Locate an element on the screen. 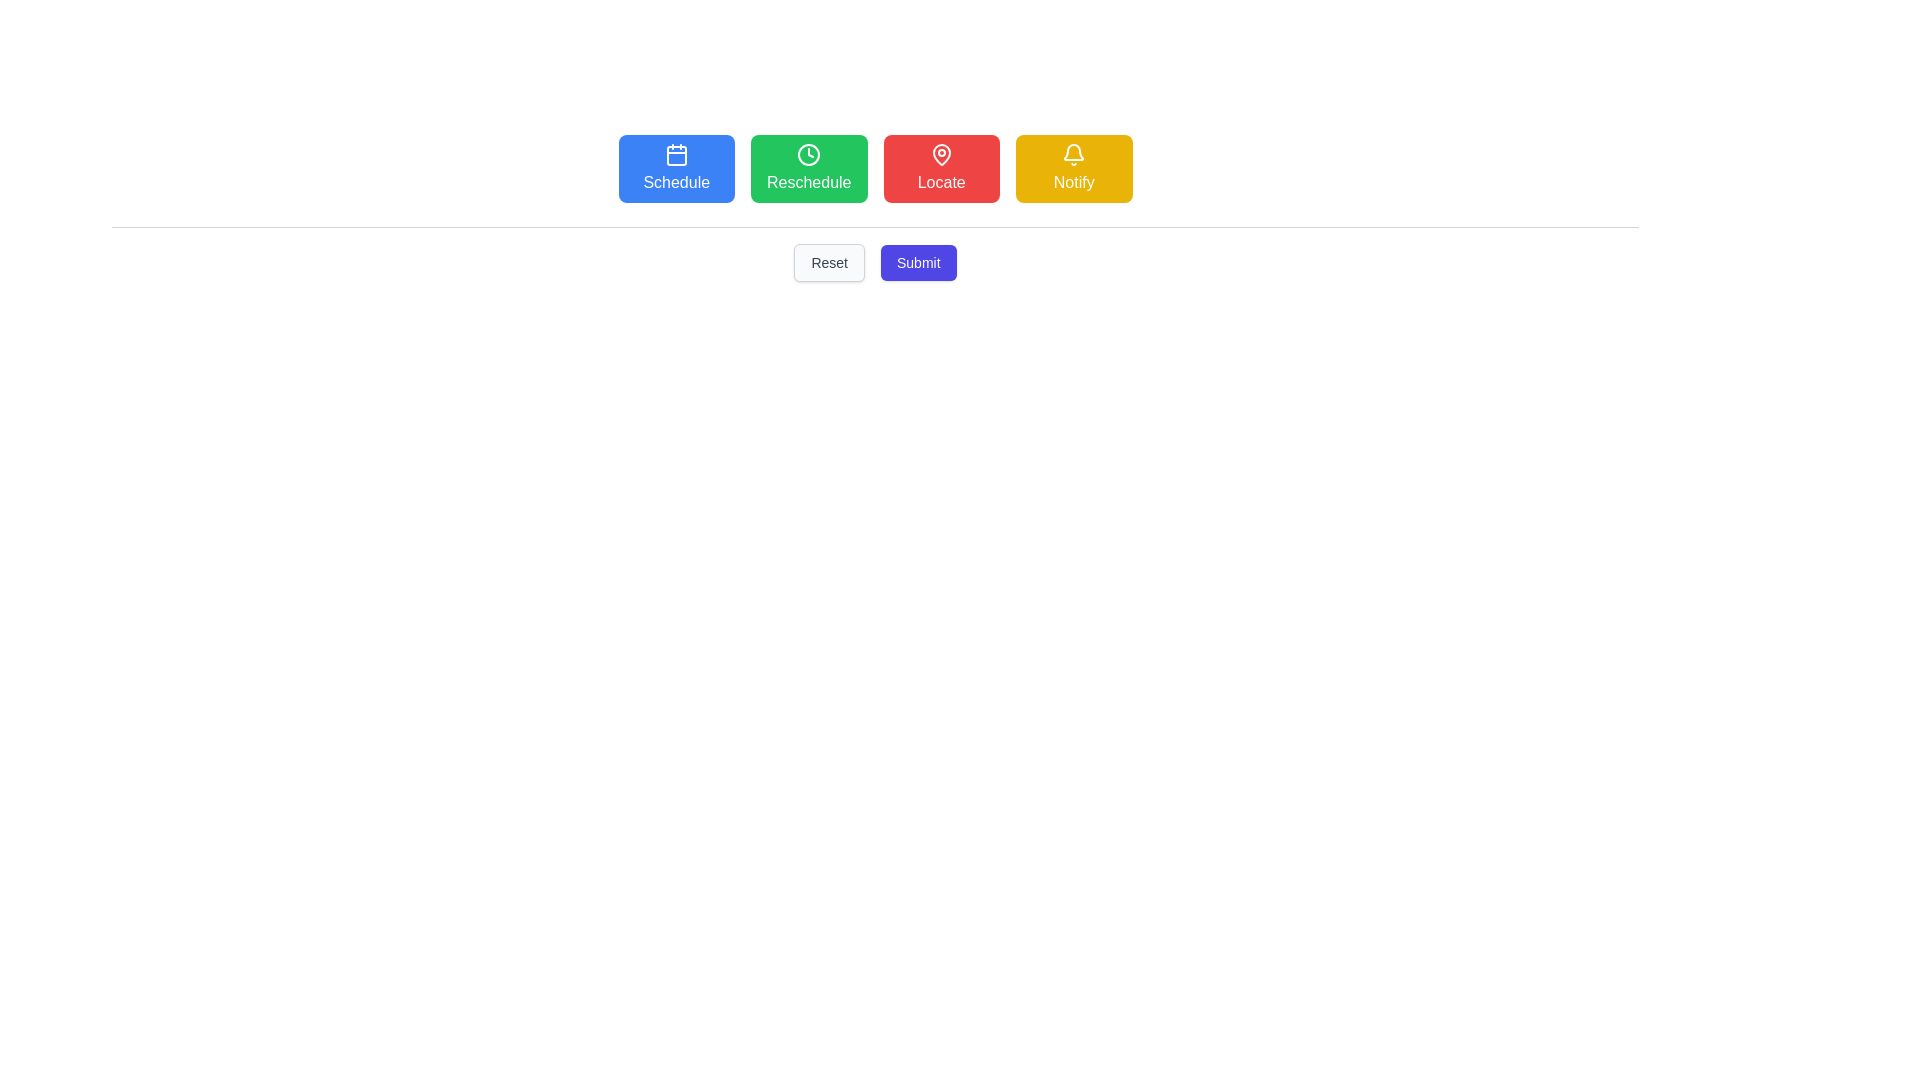 The height and width of the screenshot is (1080, 1920). the reschedule icon located within the green 'Reschedule' button, centered above the text label 'Reschedule' is located at coordinates (809, 153).